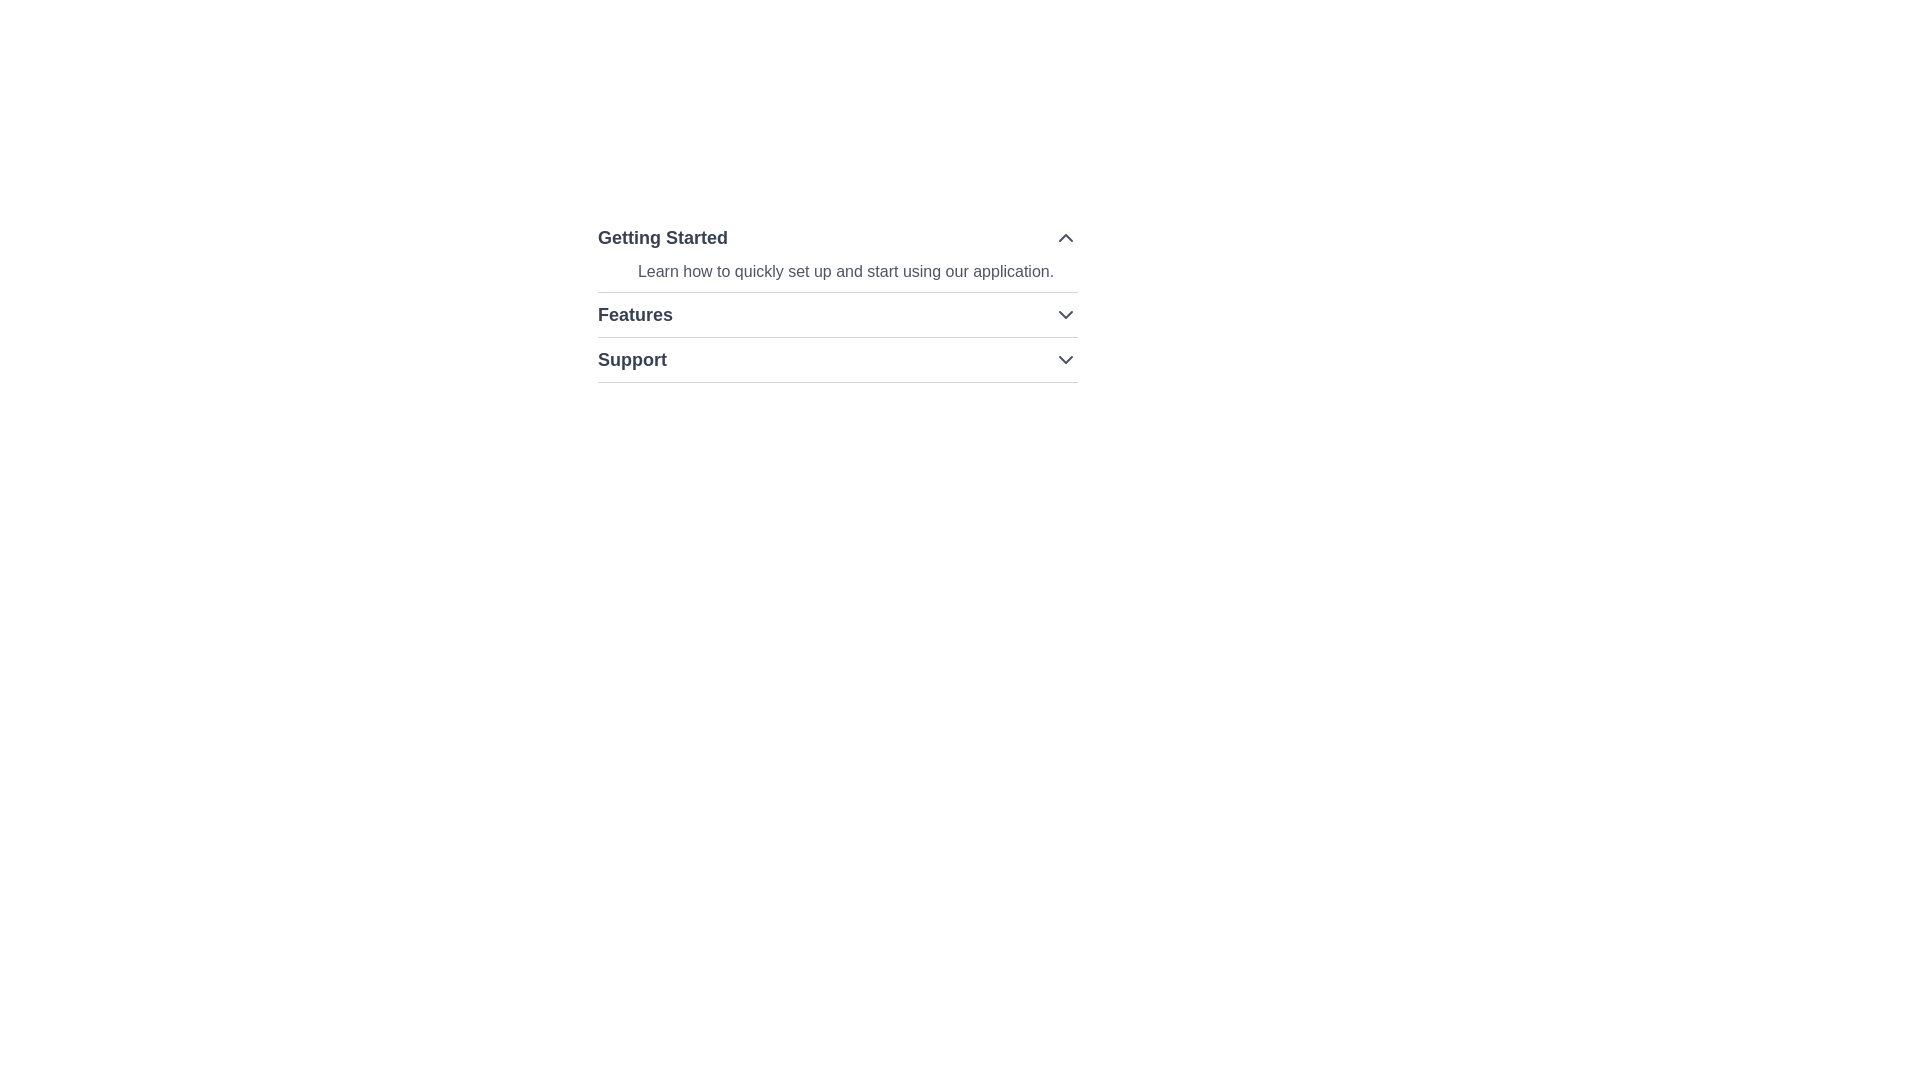 This screenshot has width=1920, height=1080. I want to click on the 'Features' text label, which is styled in bold, dark gray font and is prominently displayed in the top-left quadrant of the interface, so click(634, 315).